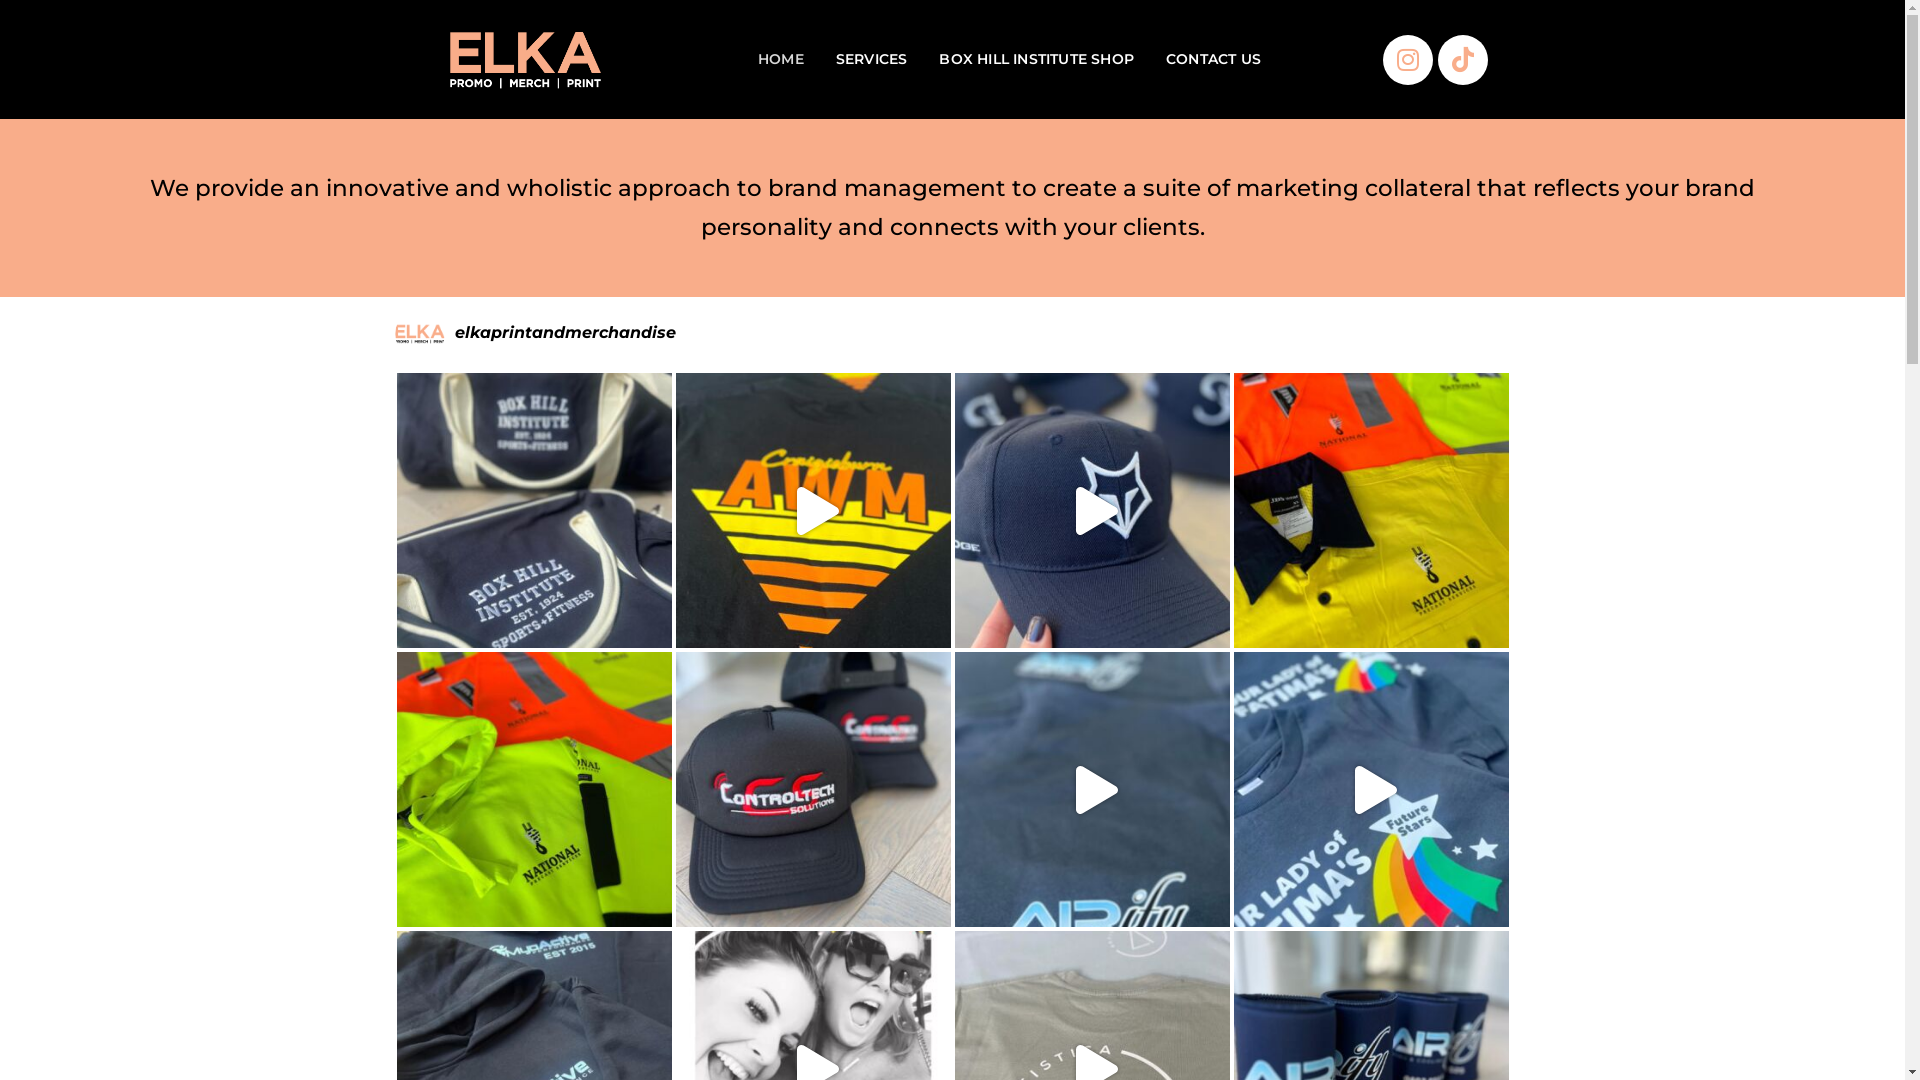 The image size is (1920, 1080). I want to click on 'elkaprintandmerchandise', so click(950, 333).